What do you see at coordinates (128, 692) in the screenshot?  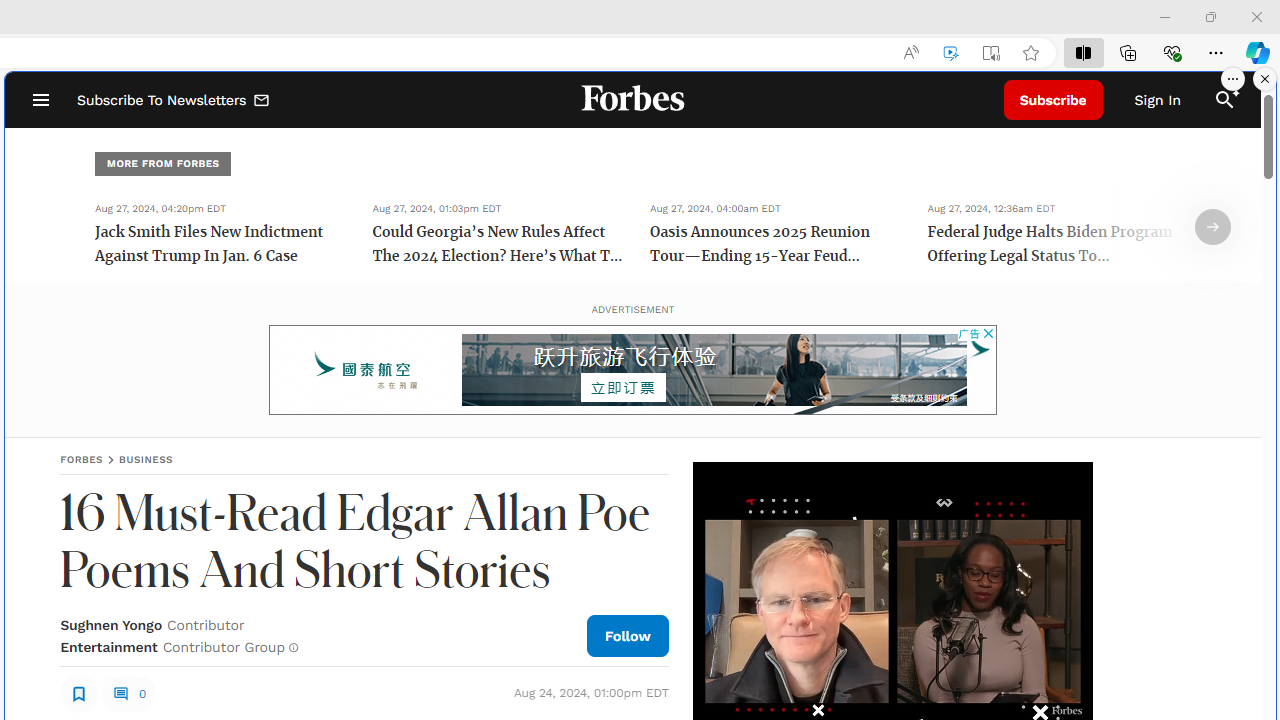 I see `'0'` at bounding box center [128, 692].